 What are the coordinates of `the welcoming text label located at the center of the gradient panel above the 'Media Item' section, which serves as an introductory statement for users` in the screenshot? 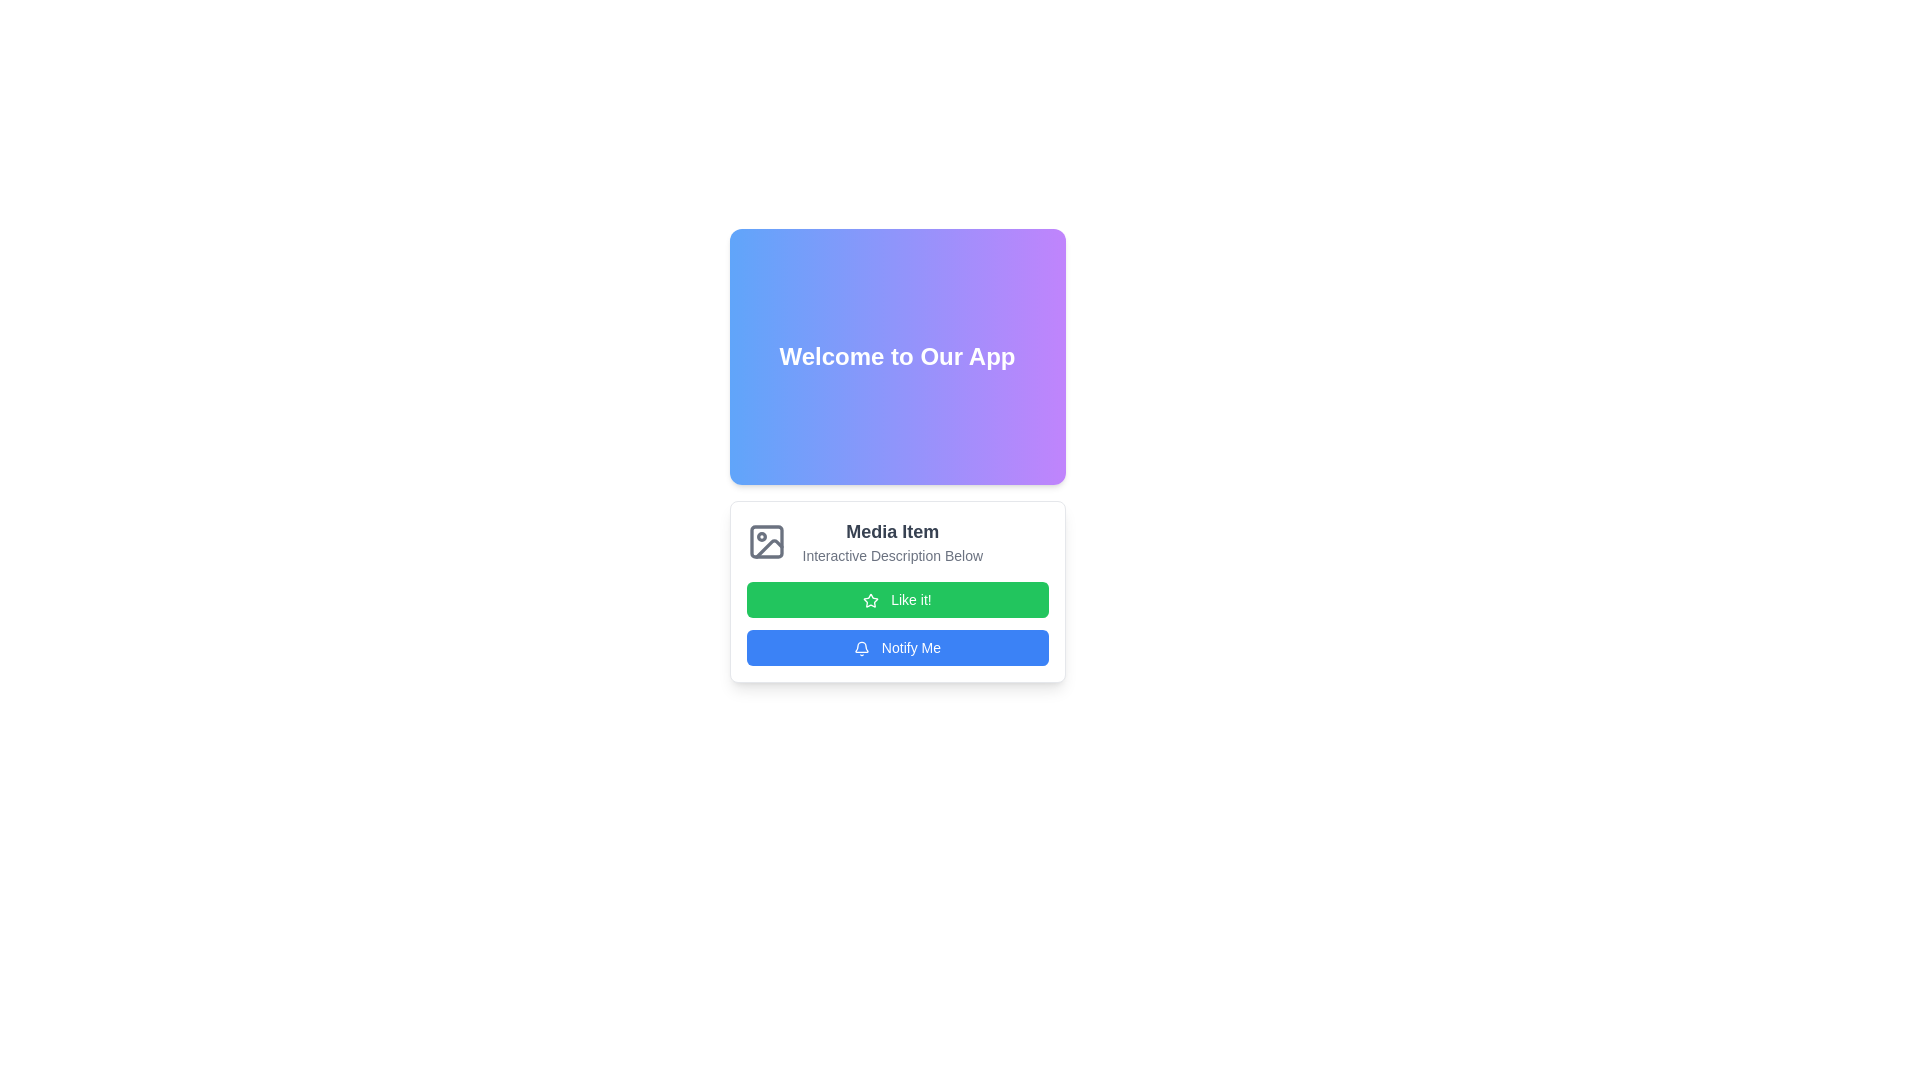 It's located at (896, 356).